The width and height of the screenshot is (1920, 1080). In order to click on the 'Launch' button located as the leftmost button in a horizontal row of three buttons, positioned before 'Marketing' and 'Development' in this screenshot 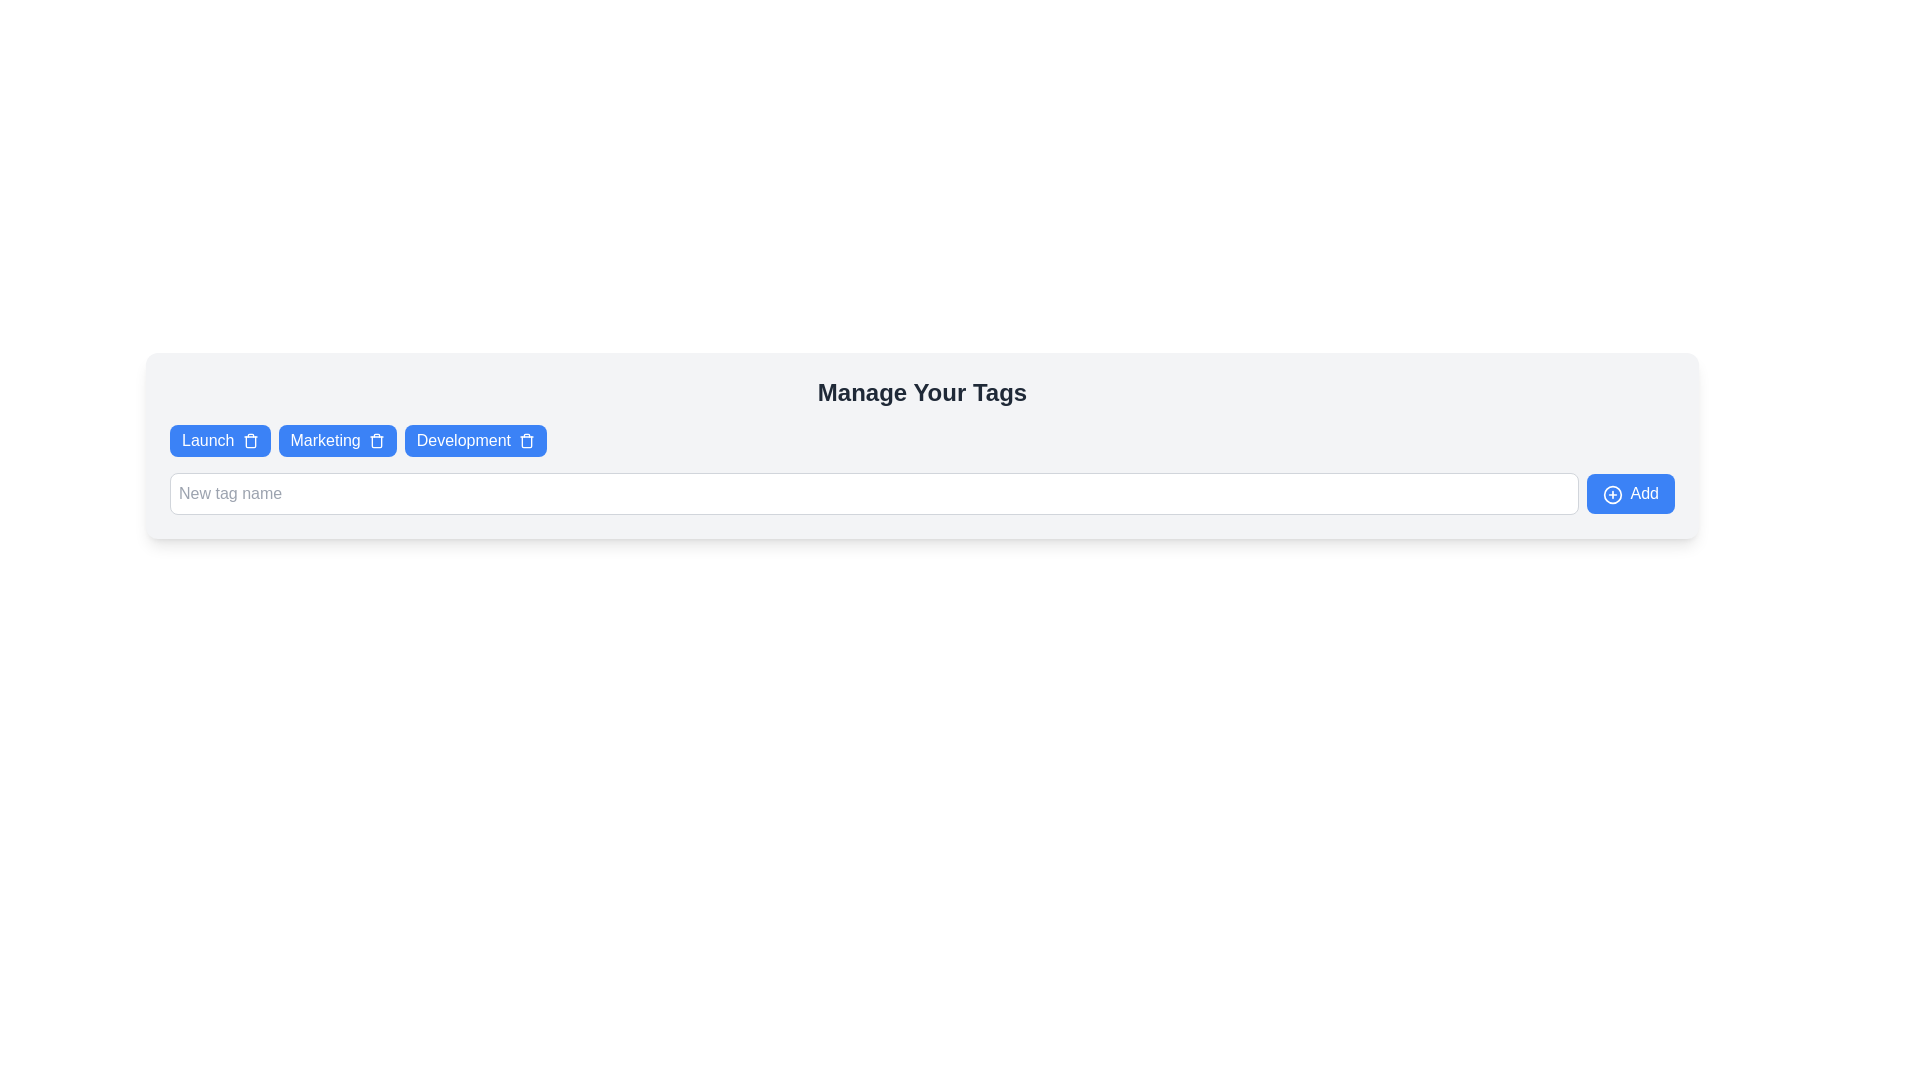, I will do `click(220, 439)`.